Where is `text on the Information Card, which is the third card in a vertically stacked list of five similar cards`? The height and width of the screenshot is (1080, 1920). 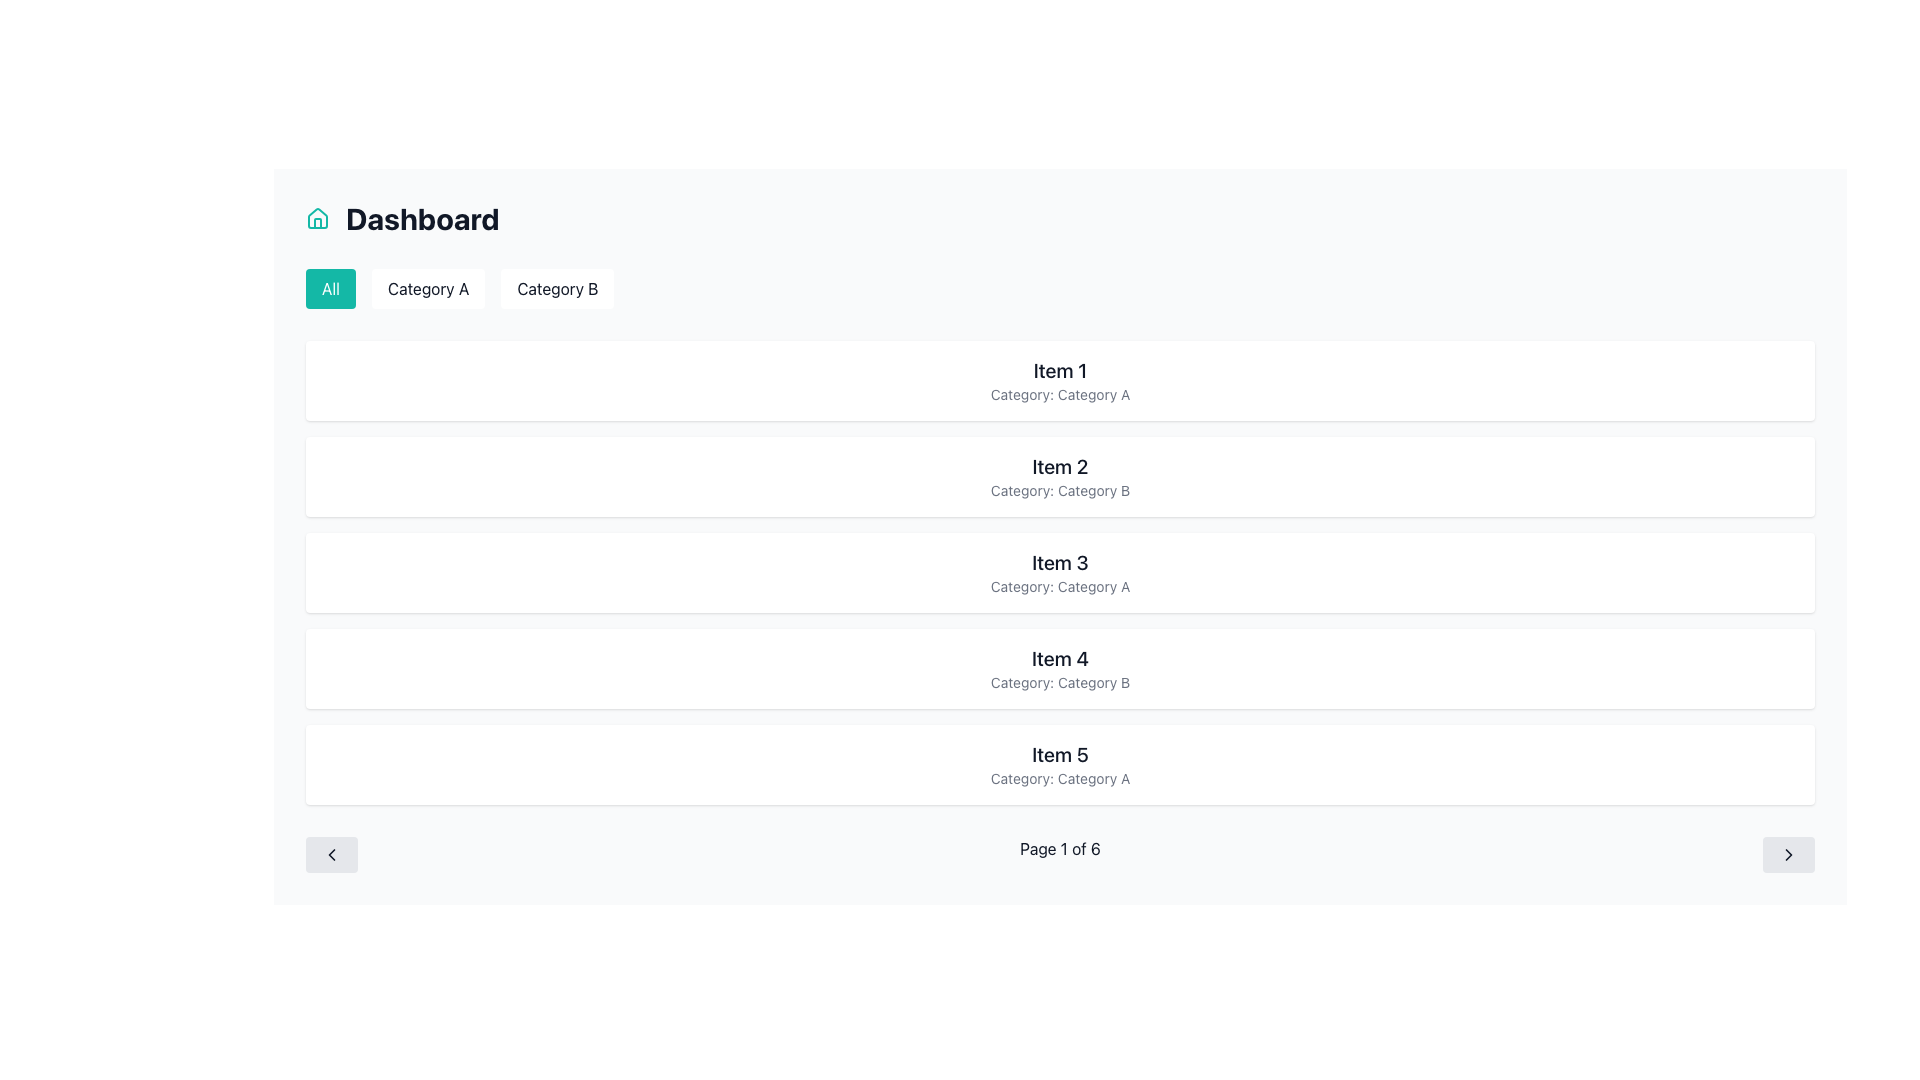 text on the Information Card, which is the third card in a vertically stacked list of five similar cards is located at coordinates (1059, 573).